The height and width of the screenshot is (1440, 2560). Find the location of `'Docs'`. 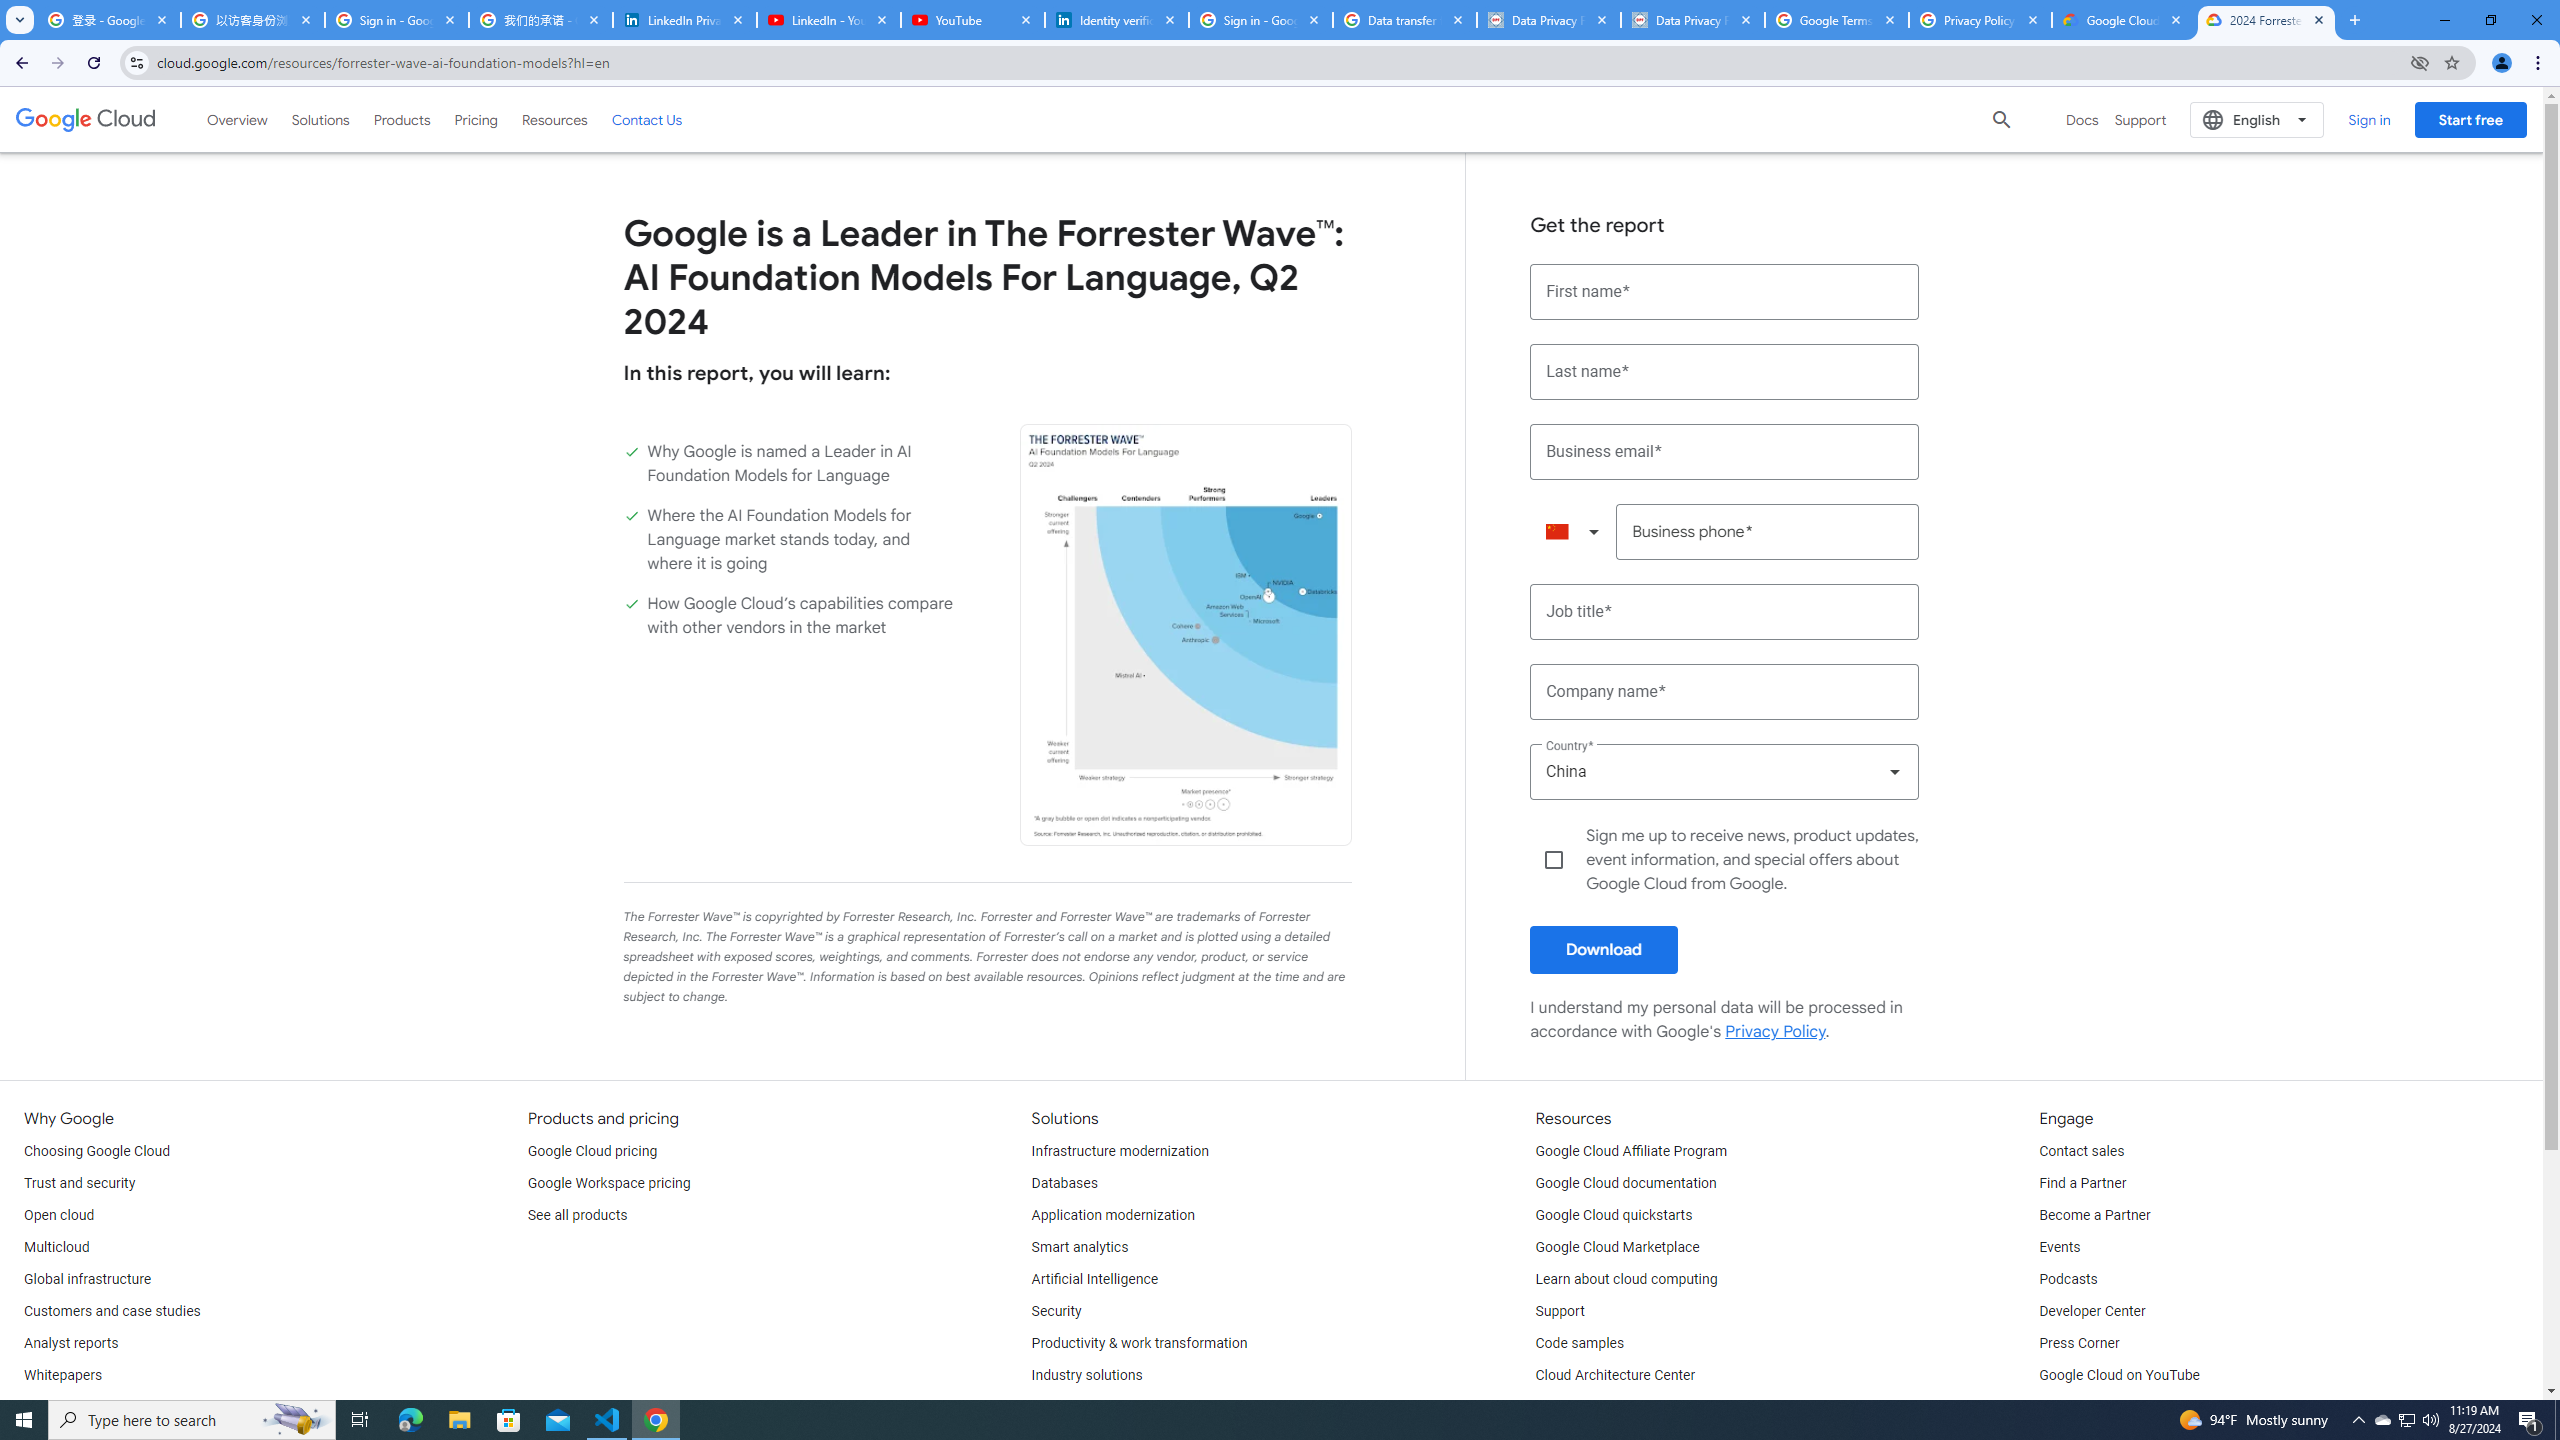

'Docs' is located at coordinates (2082, 118).